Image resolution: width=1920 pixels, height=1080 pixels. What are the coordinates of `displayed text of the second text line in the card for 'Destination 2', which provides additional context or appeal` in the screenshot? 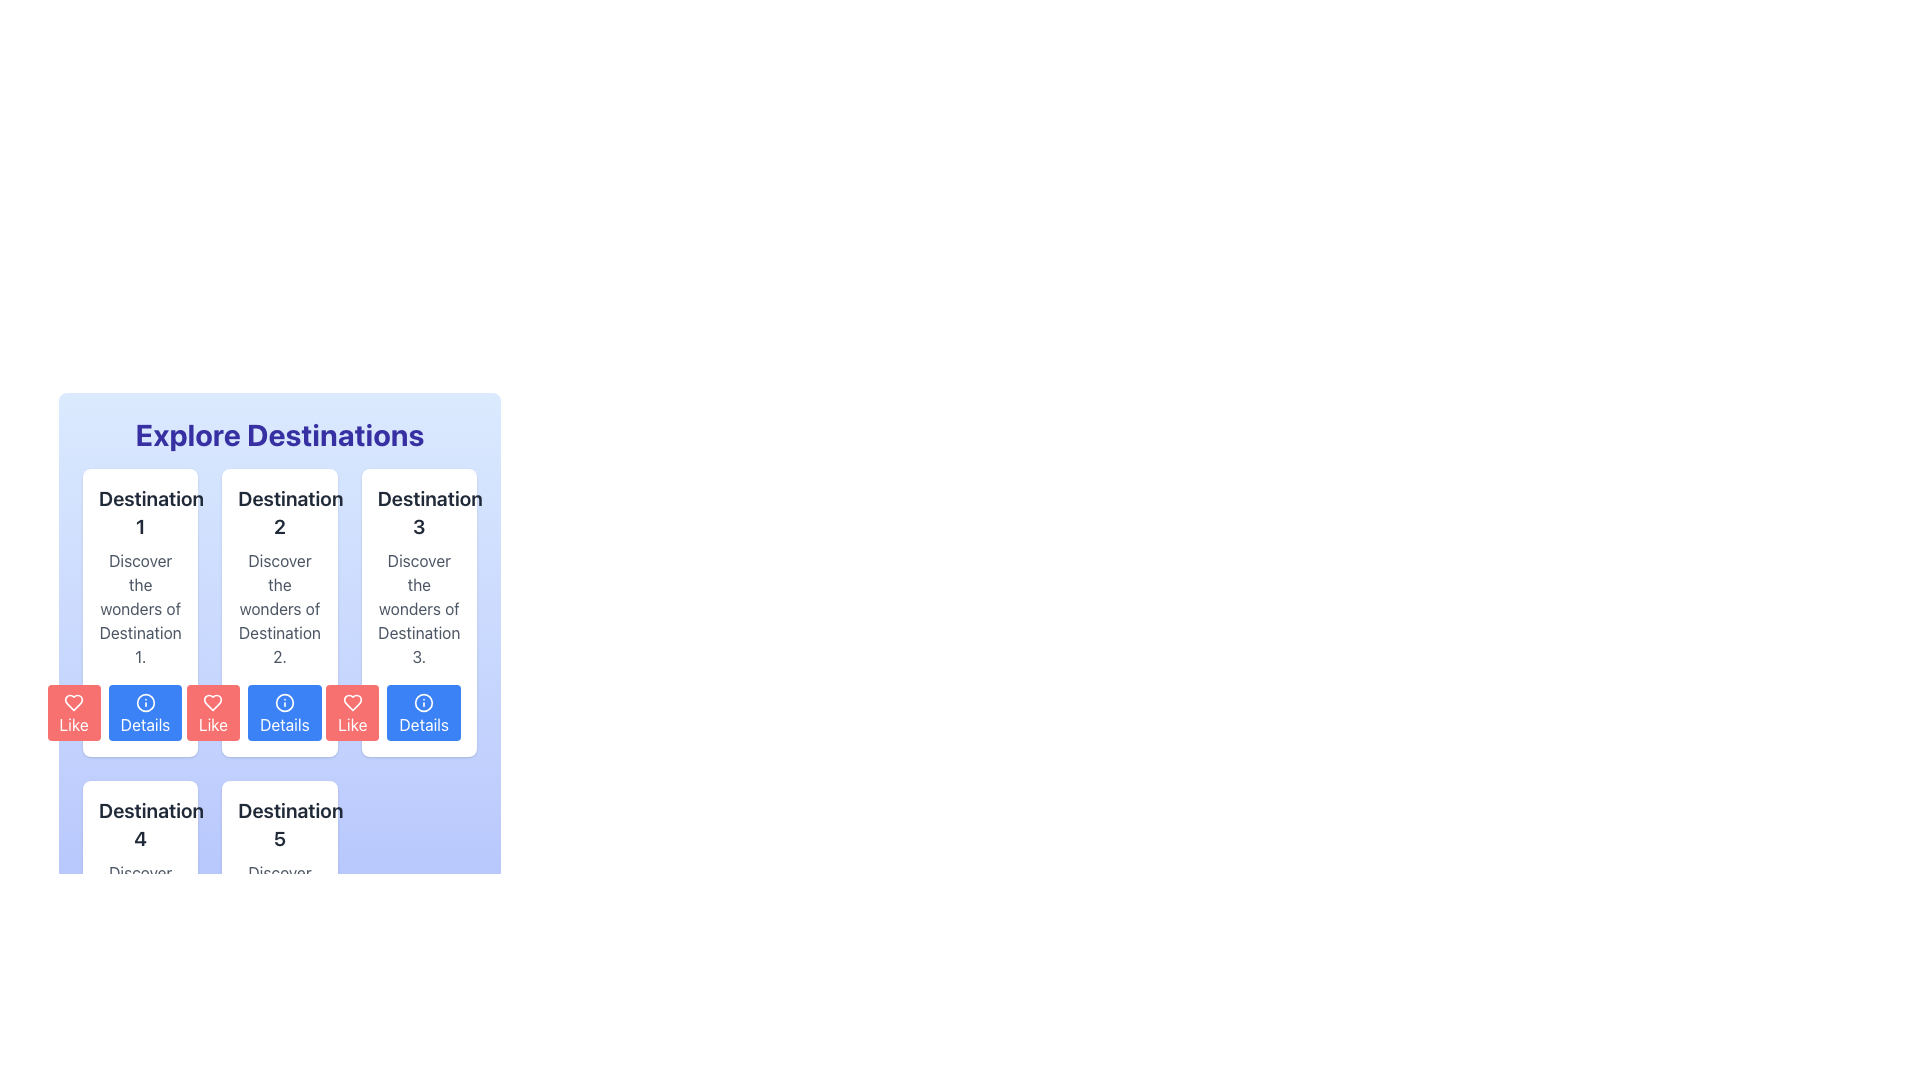 It's located at (278, 608).